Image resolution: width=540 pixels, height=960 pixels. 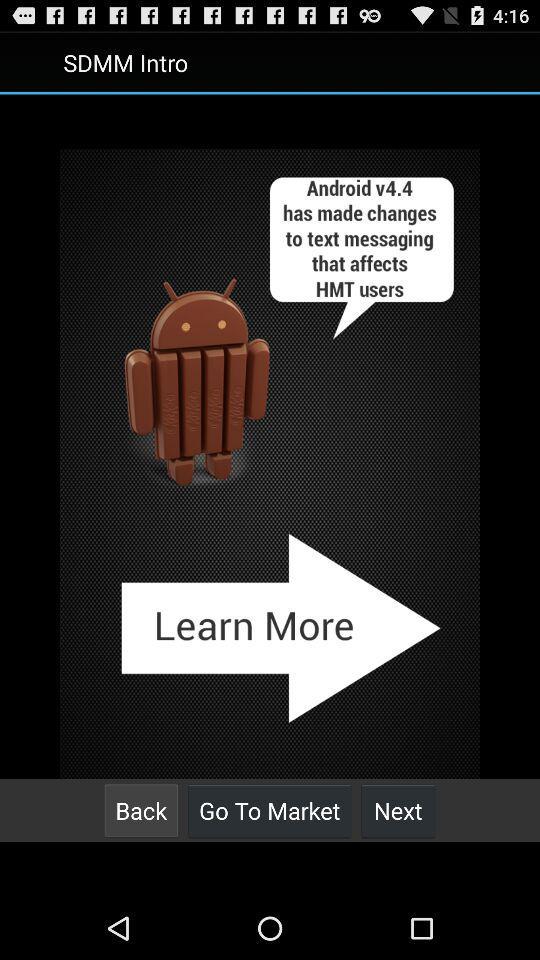 I want to click on icon to the left of the go to market button, so click(x=140, y=810).